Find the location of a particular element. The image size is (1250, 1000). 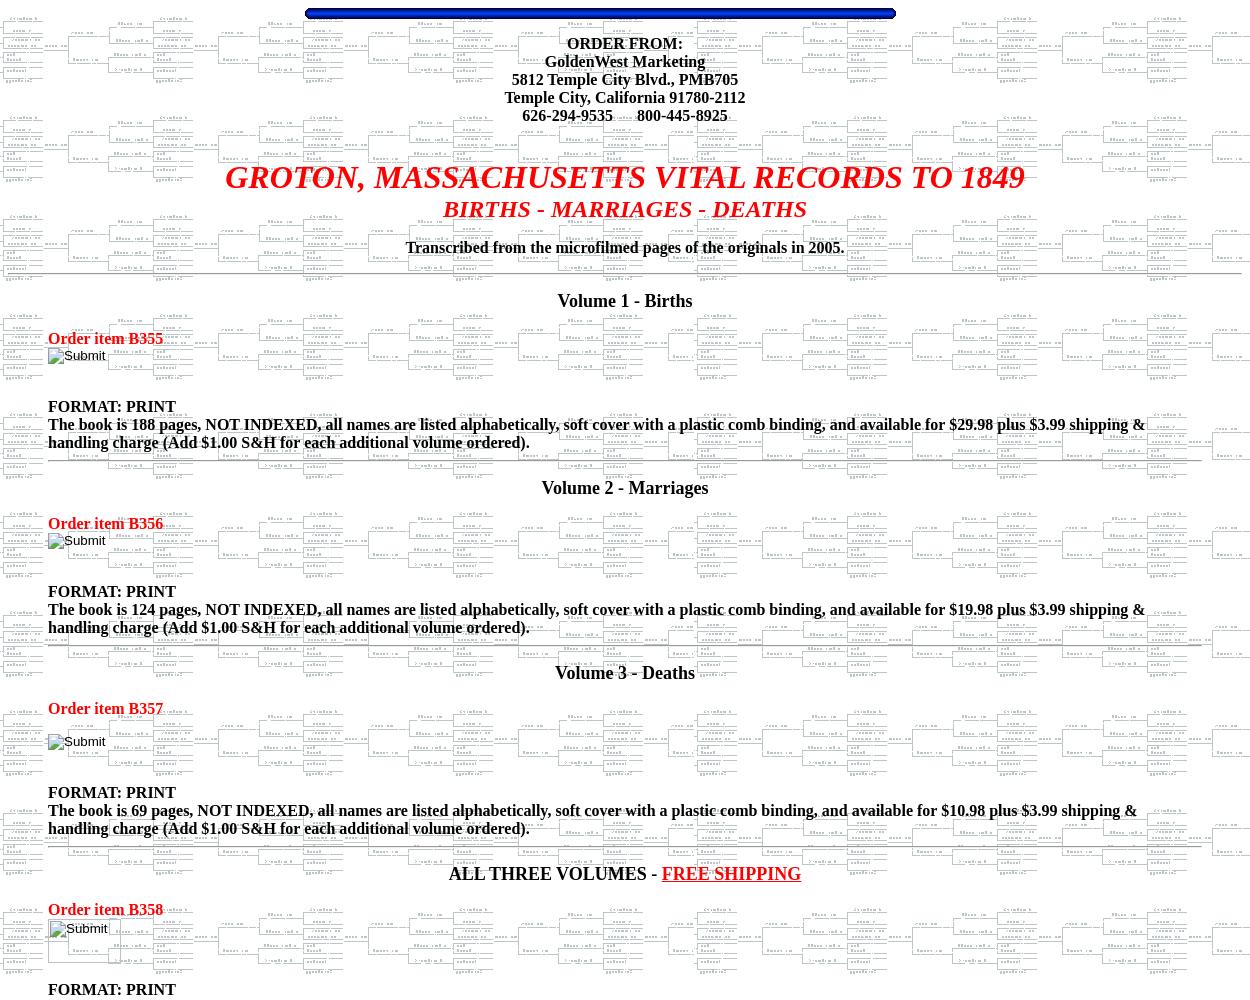

'The book is 188 pages, NOT INDEXED, all names are listed alphabetically, soft cover with a plastic comb binding, and available for
$29.98 plus $3.99 shipping & handling charge (Add $1.00 S&H for each additional volume ordered).' is located at coordinates (595, 433).